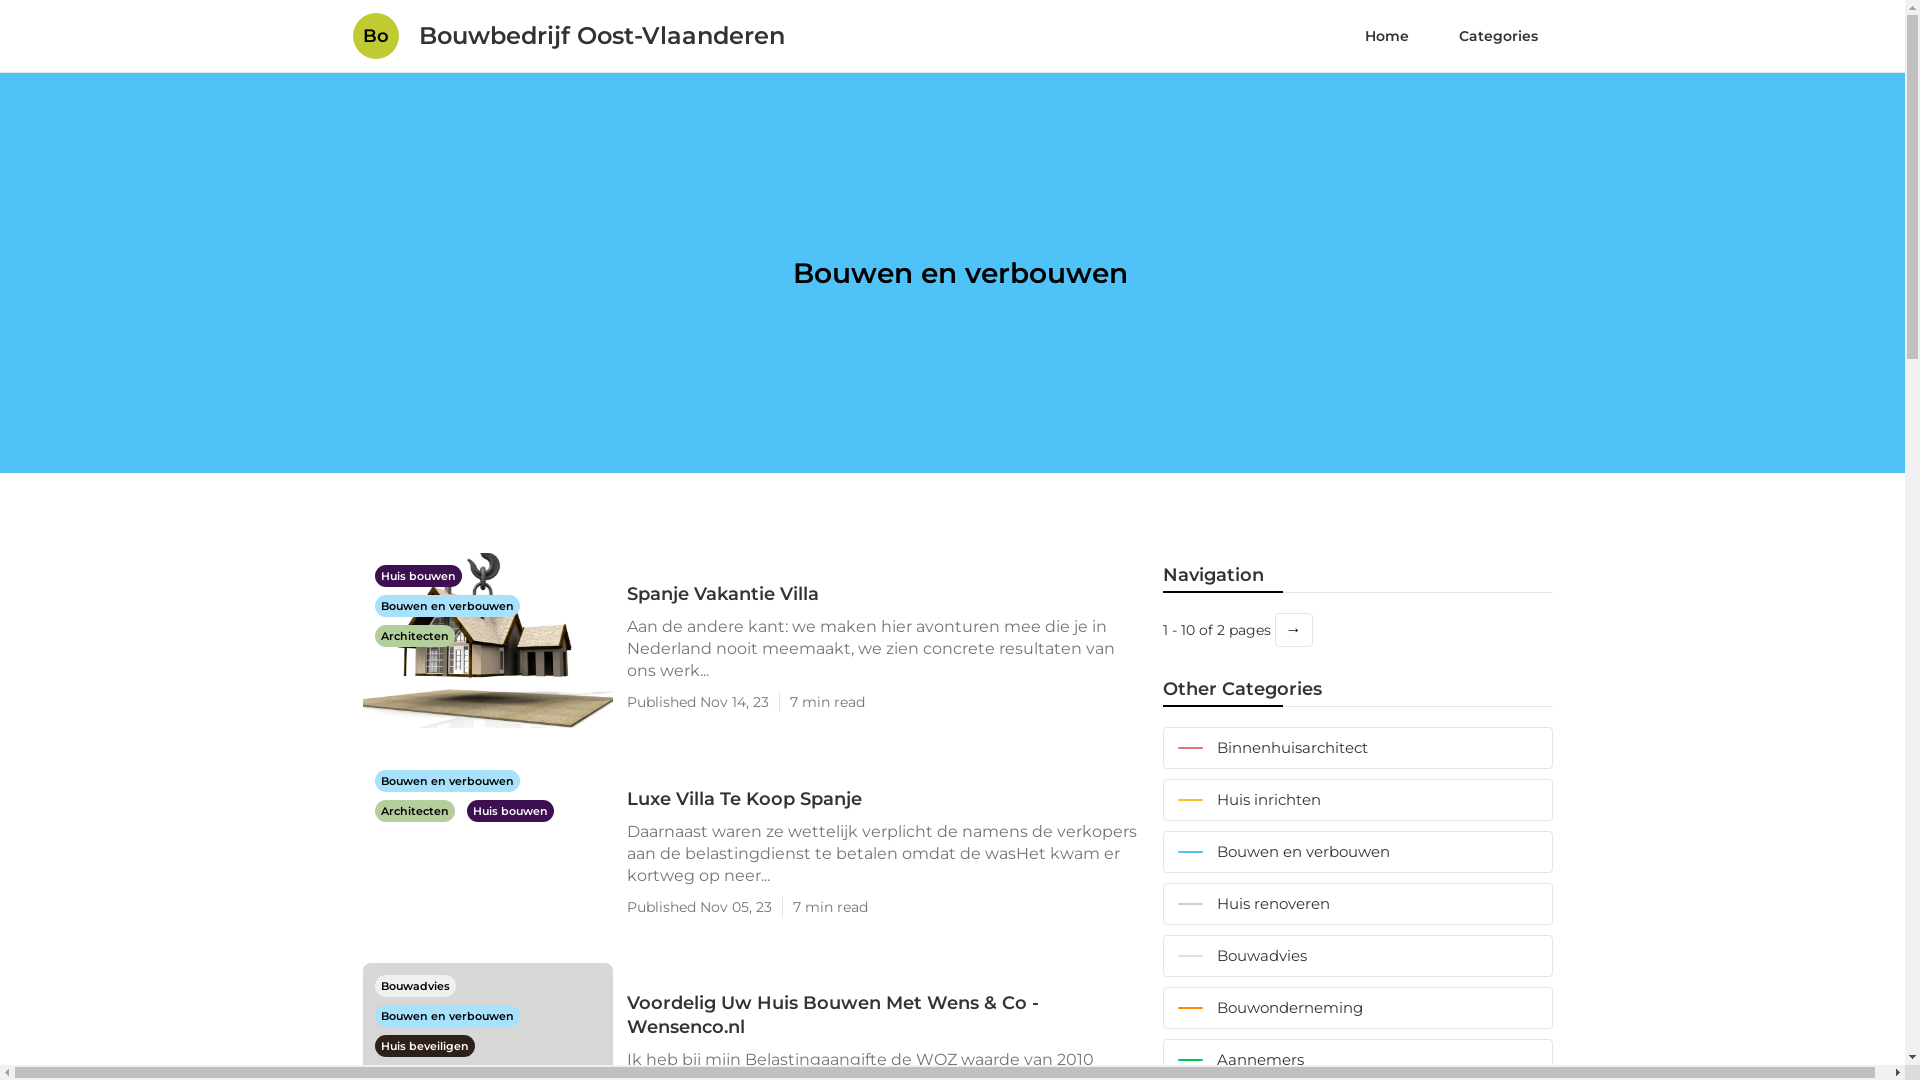  Describe the element at coordinates (1386, 35) in the screenshot. I see `'Home'` at that location.